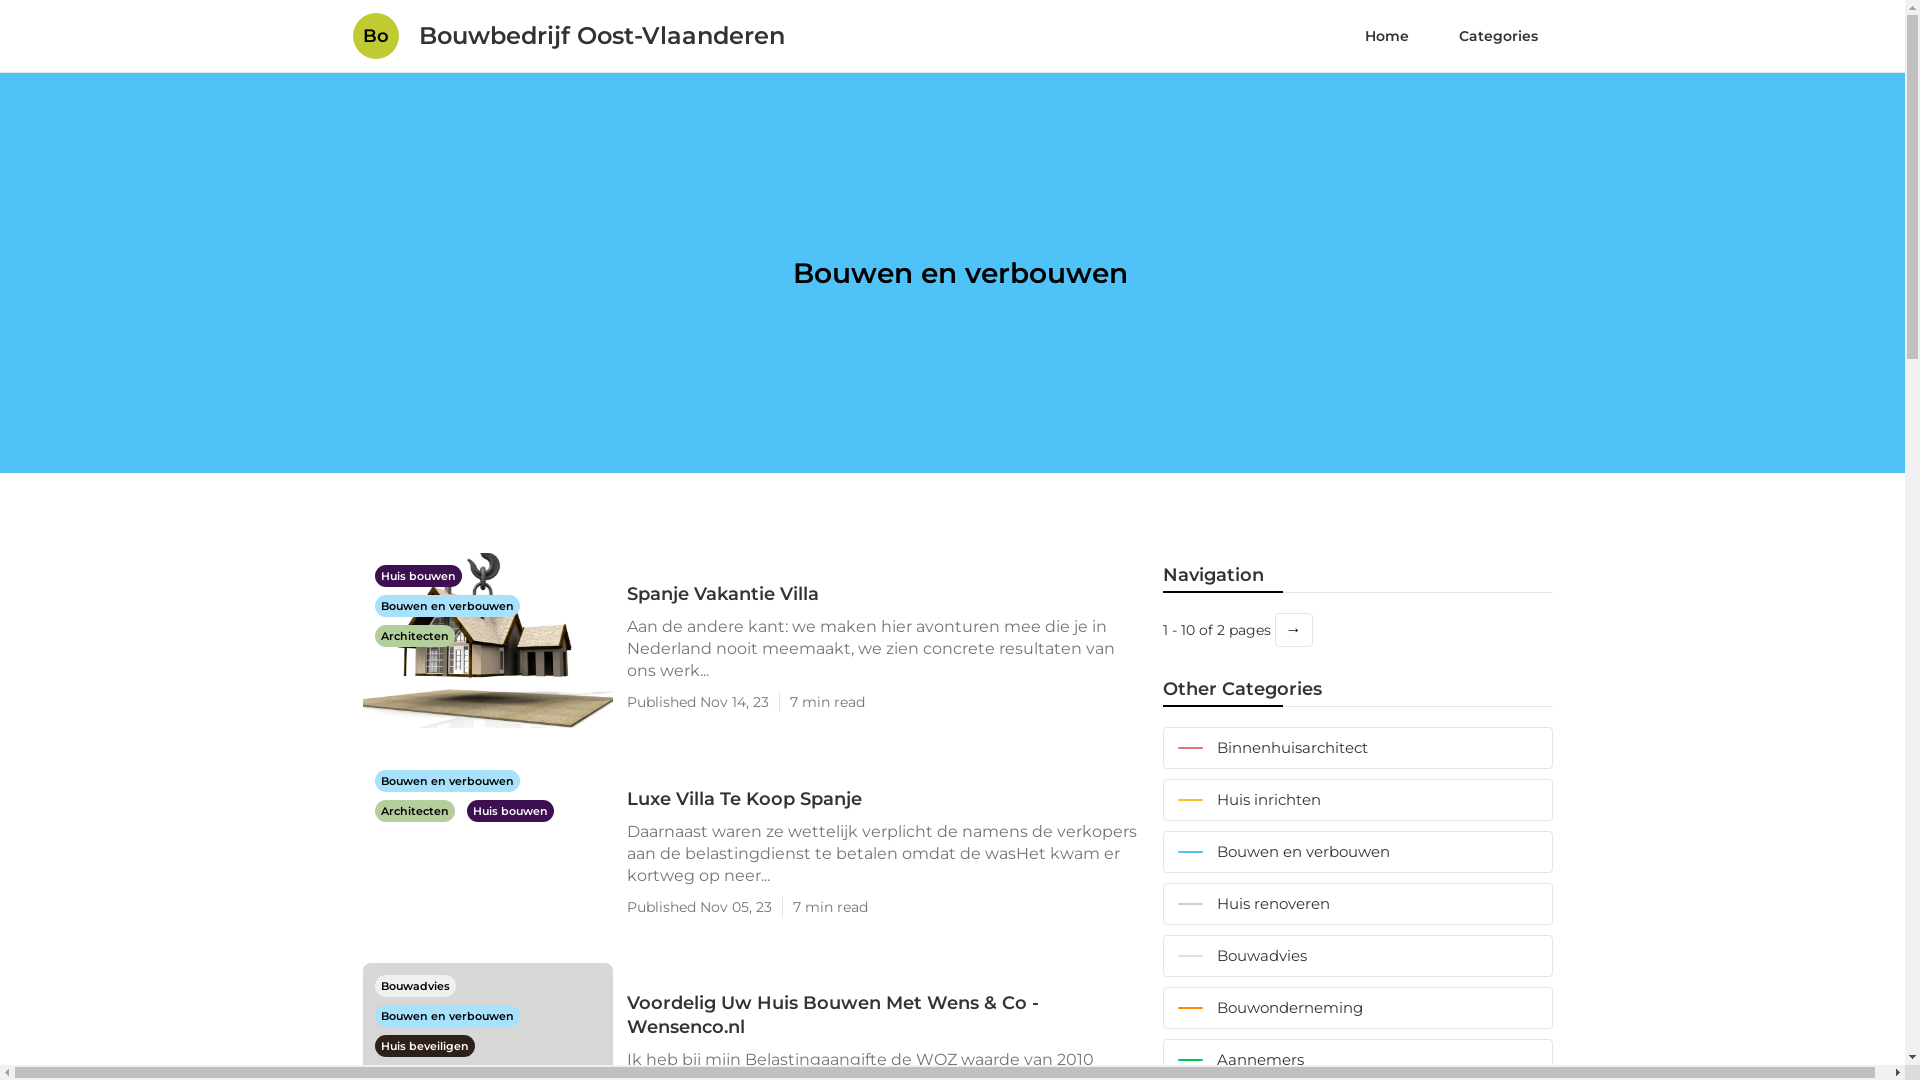  Describe the element at coordinates (1386, 35) in the screenshot. I see `'Home'` at that location.